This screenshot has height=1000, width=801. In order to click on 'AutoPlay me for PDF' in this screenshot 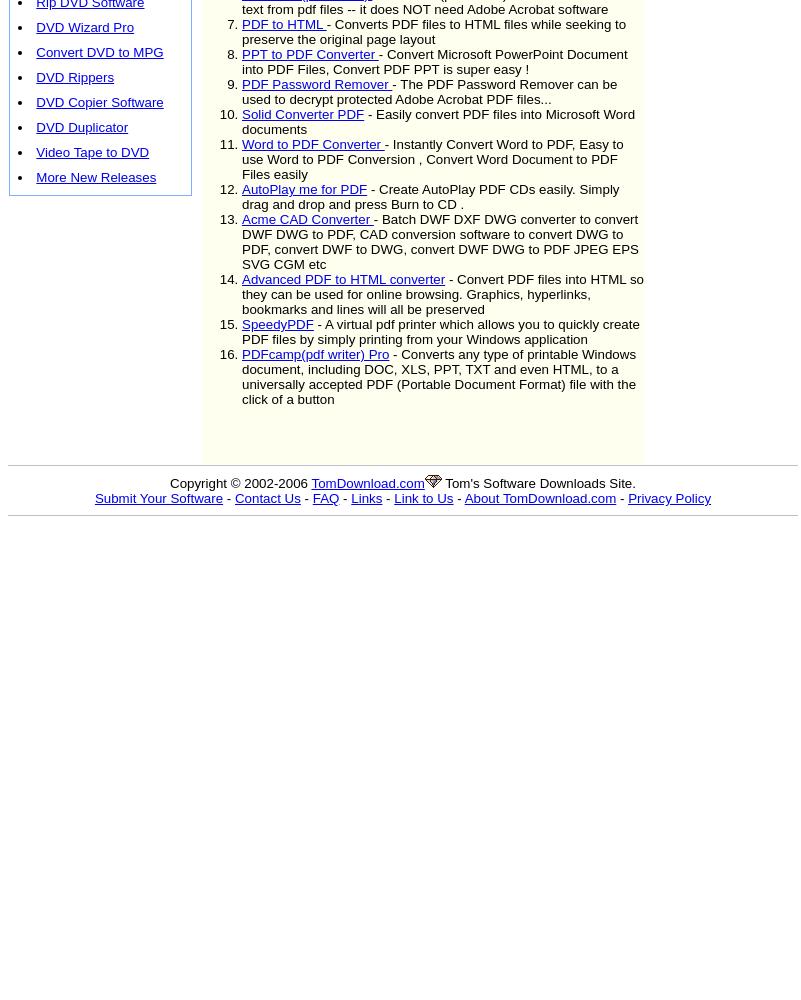, I will do `click(304, 188)`.